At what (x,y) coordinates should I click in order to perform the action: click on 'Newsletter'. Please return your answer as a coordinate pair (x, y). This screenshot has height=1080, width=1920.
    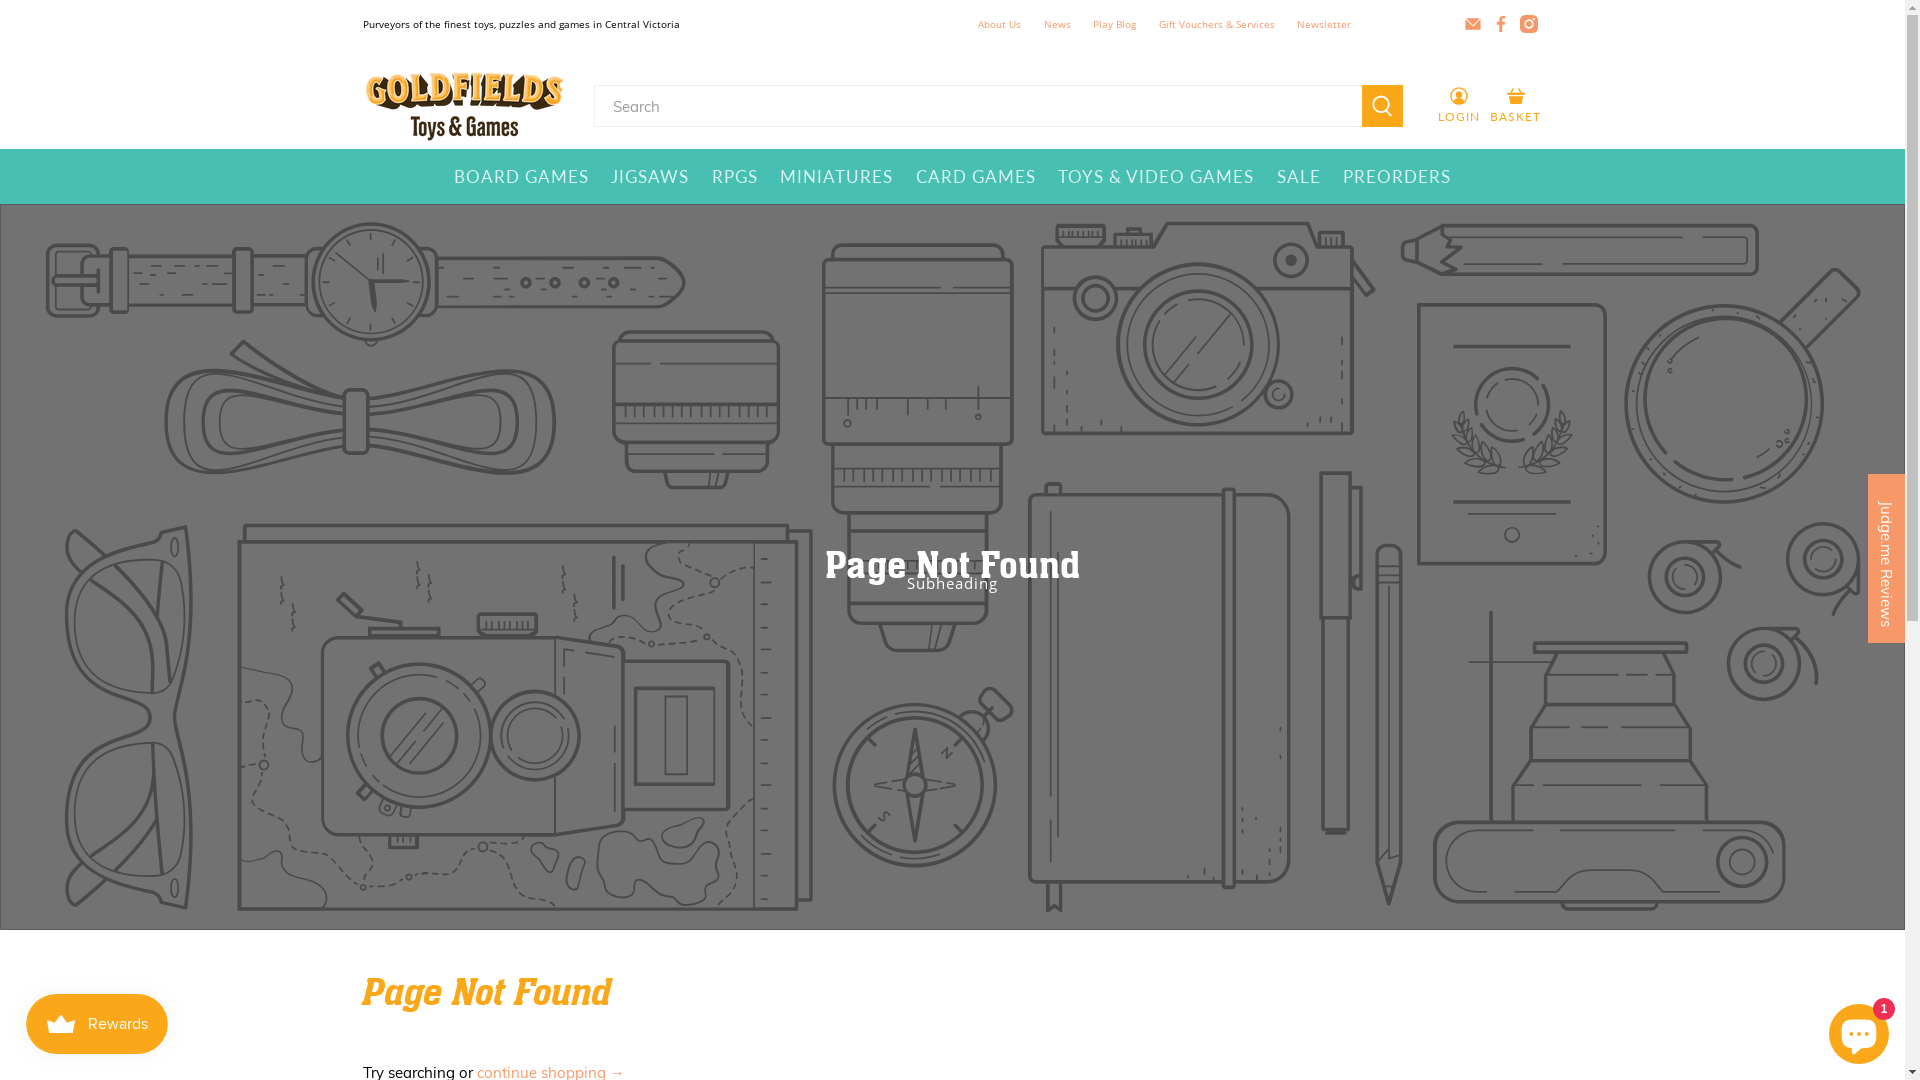
    Looking at the image, I should click on (1286, 24).